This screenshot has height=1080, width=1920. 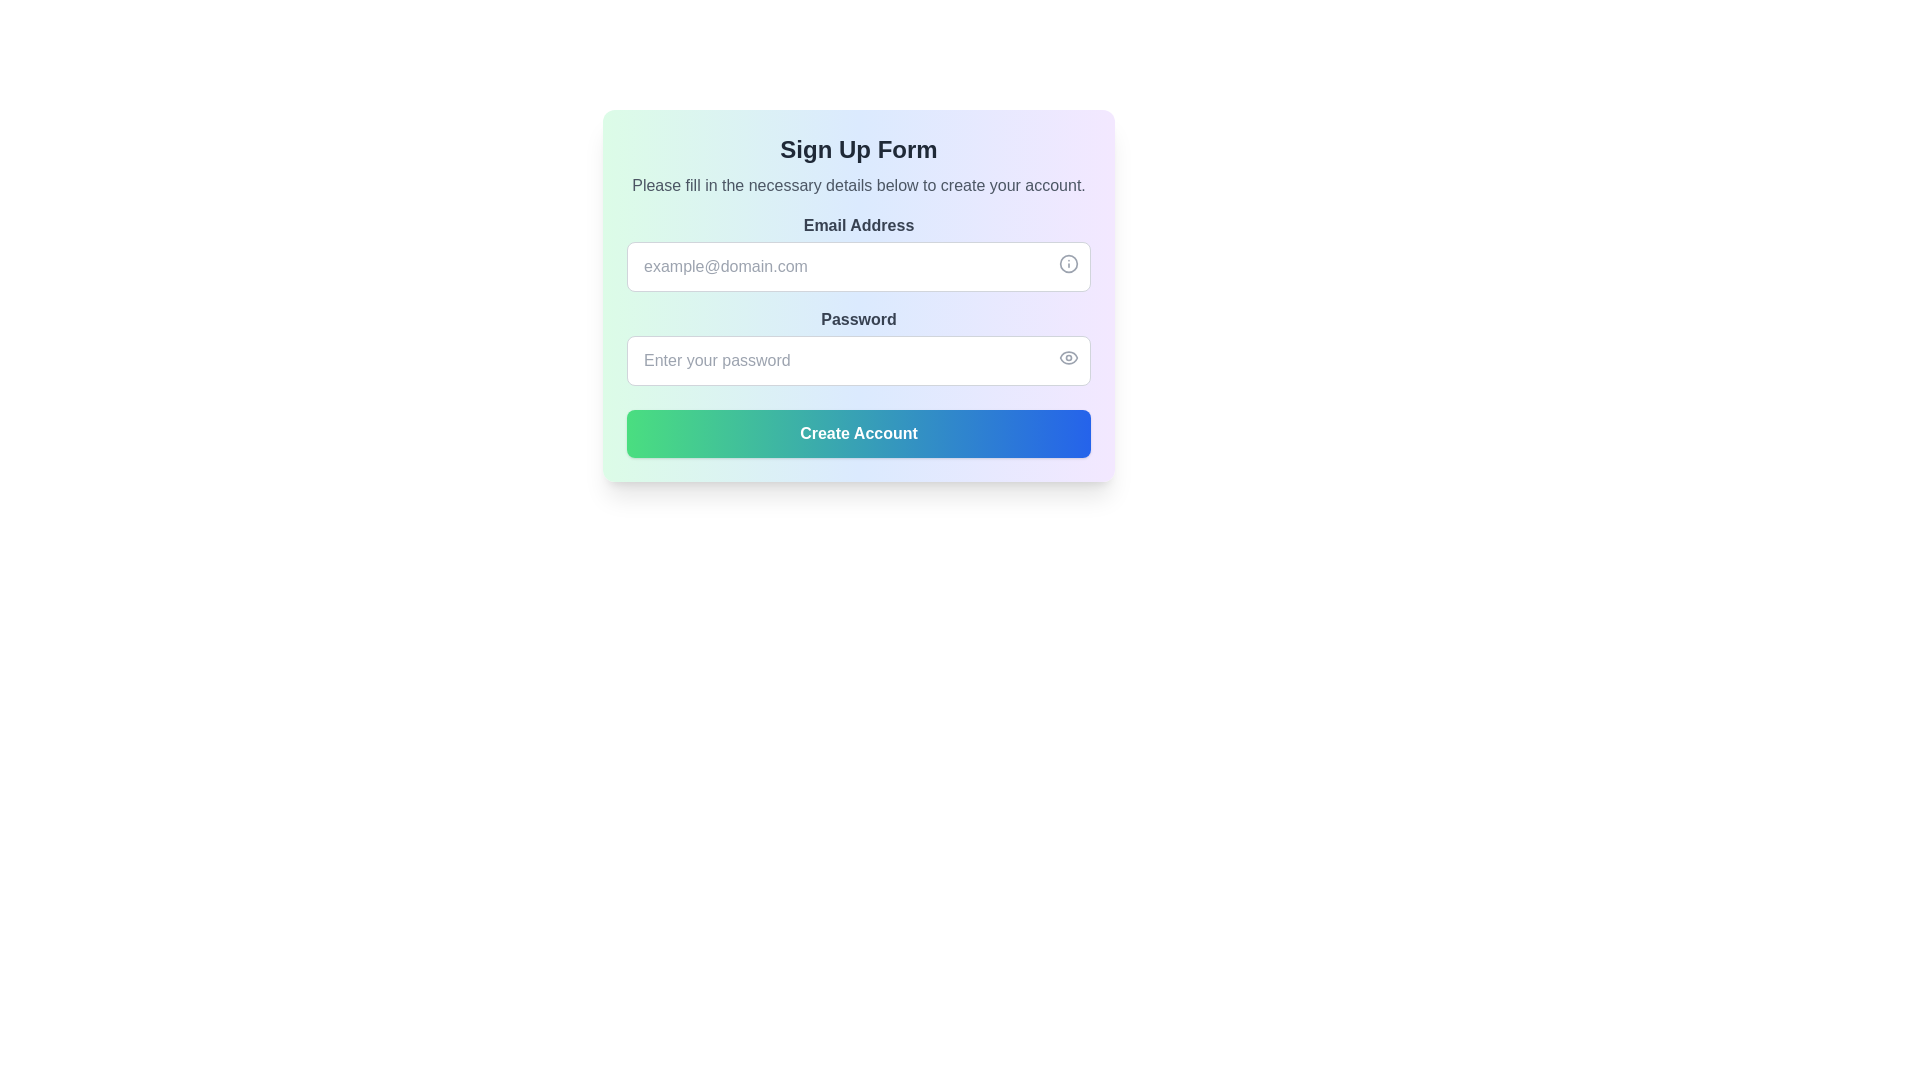 I want to click on the 'Sign Up Form' header, which is a large bold text element located at the top of the colorful rectangular card, so click(x=859, y=149).